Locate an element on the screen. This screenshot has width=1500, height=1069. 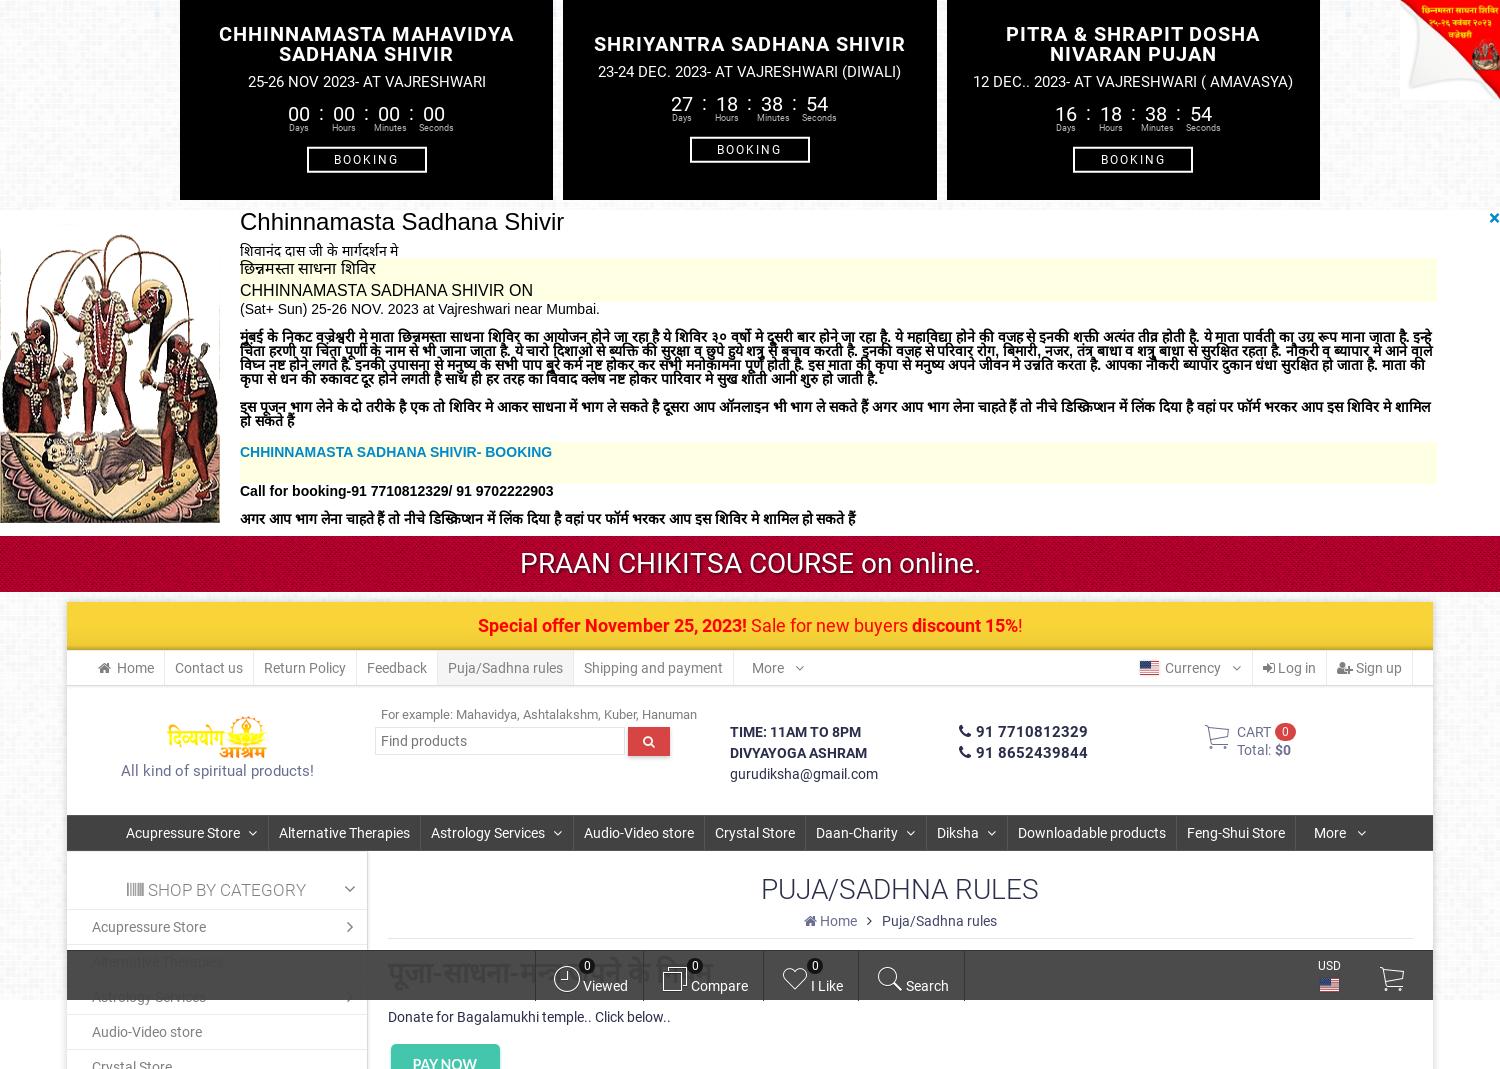
'Donate for Bagalamukhi temple.. Click below..' is located at coordinates (528, 1017).